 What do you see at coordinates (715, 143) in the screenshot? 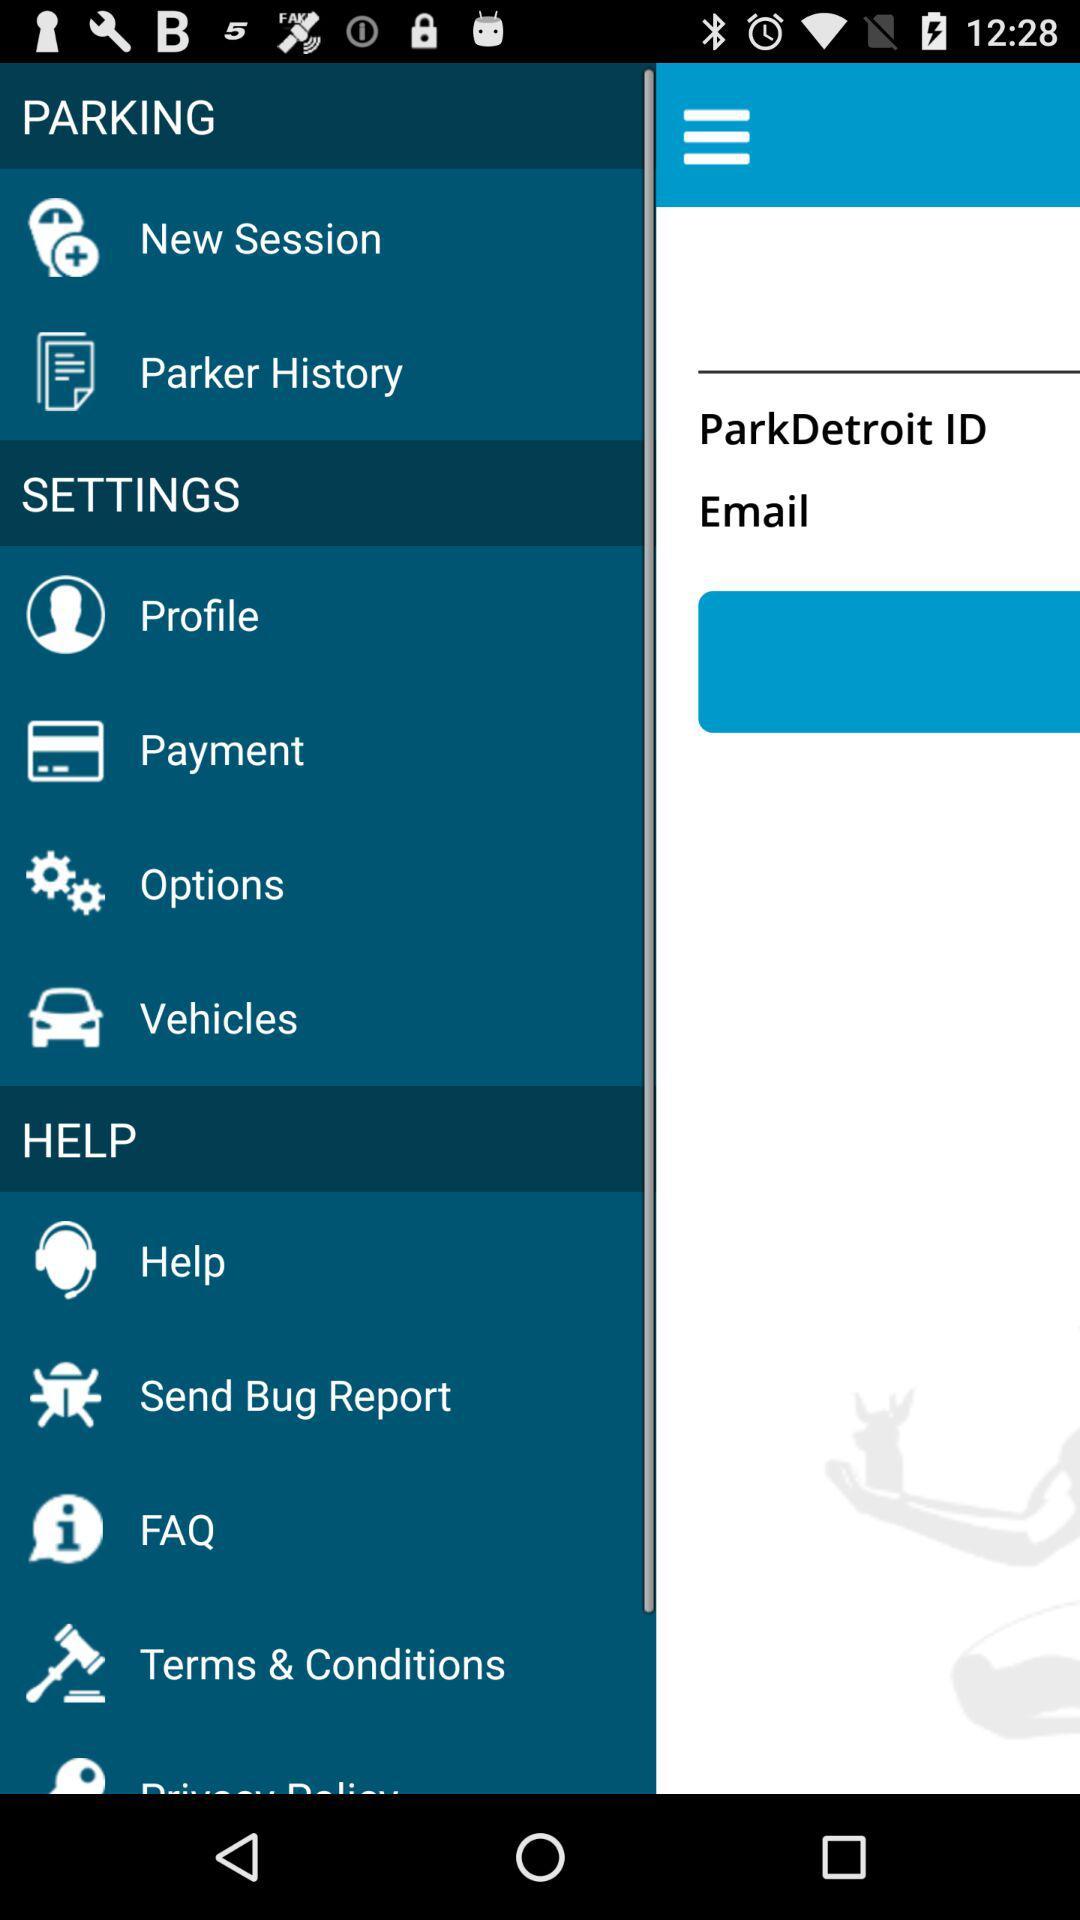
I see `the menu icon` at bounding box center [715, 143].